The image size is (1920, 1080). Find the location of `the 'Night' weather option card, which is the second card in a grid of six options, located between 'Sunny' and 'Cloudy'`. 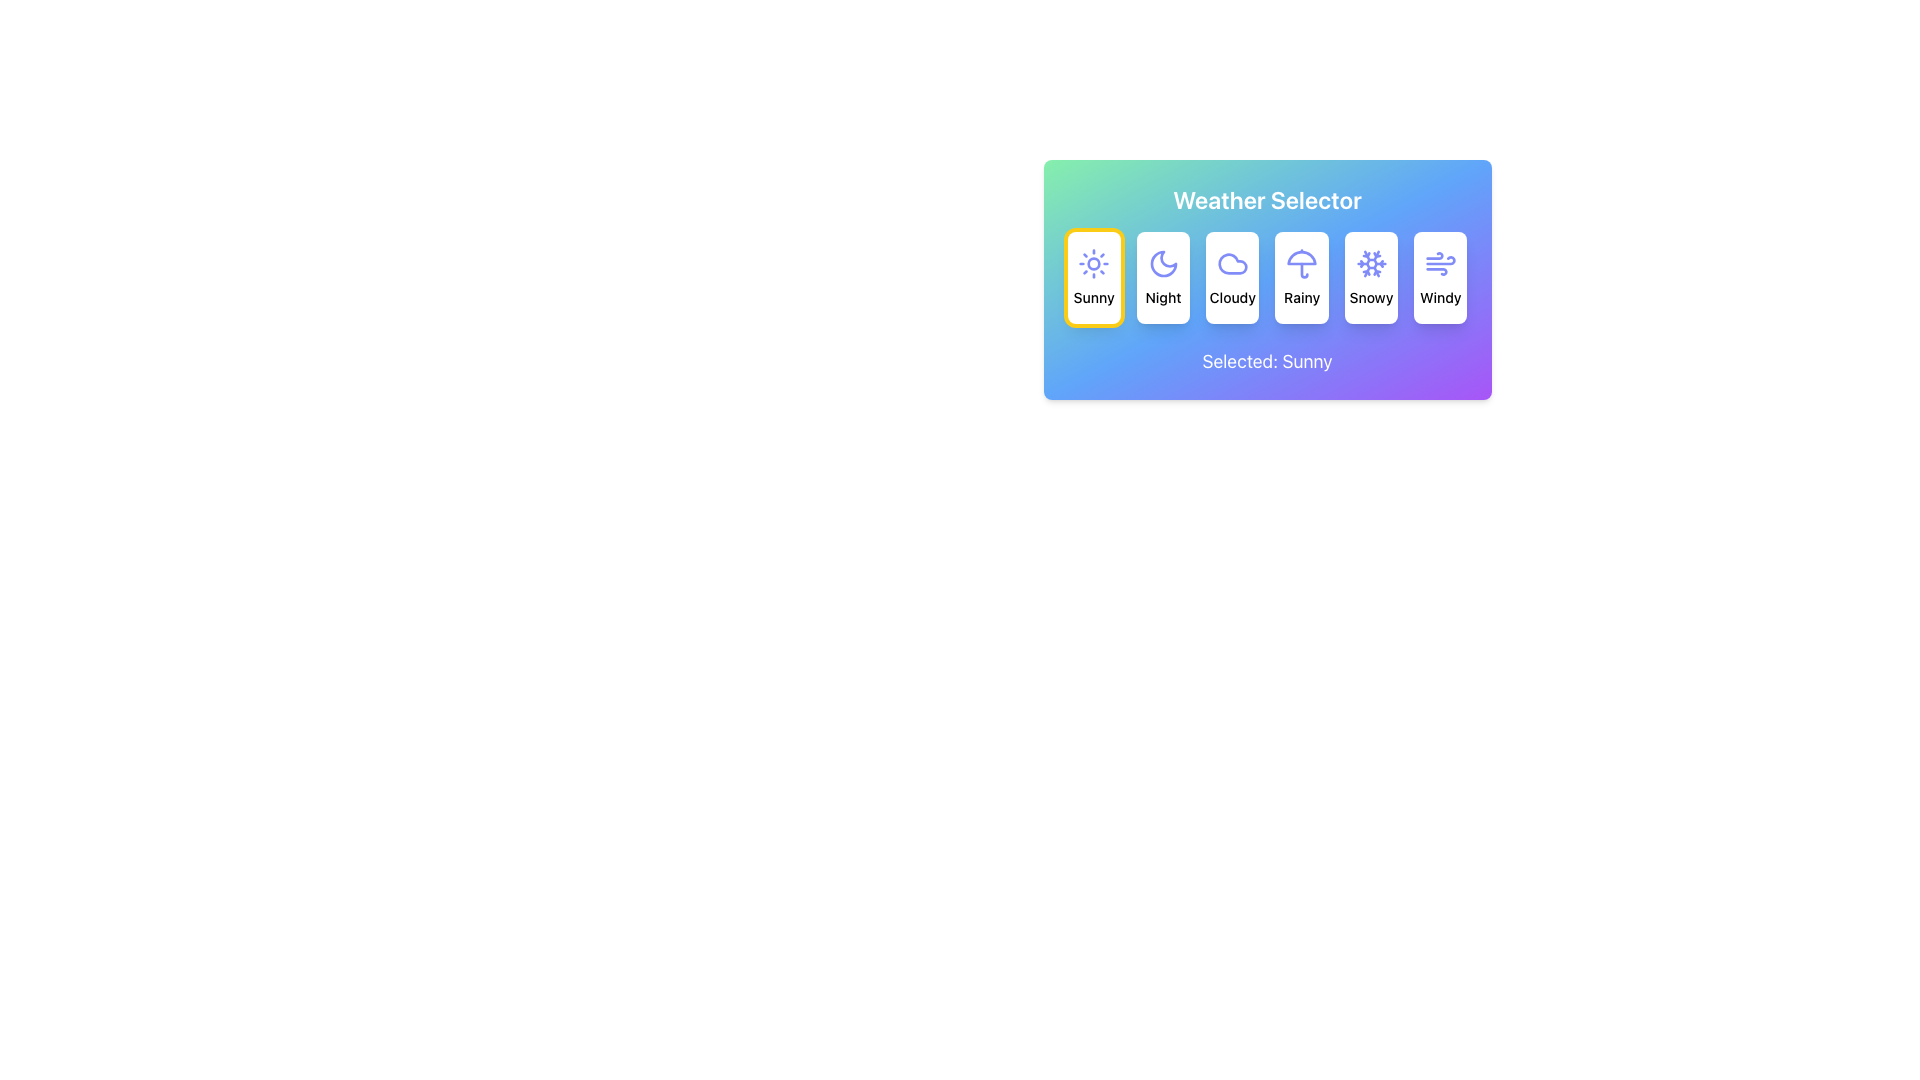

the 'Night' weather option card, which is the second card in a grid of six options, located between 'Sunny' and 'Cloudy' is located at coordinates (1163, 277).